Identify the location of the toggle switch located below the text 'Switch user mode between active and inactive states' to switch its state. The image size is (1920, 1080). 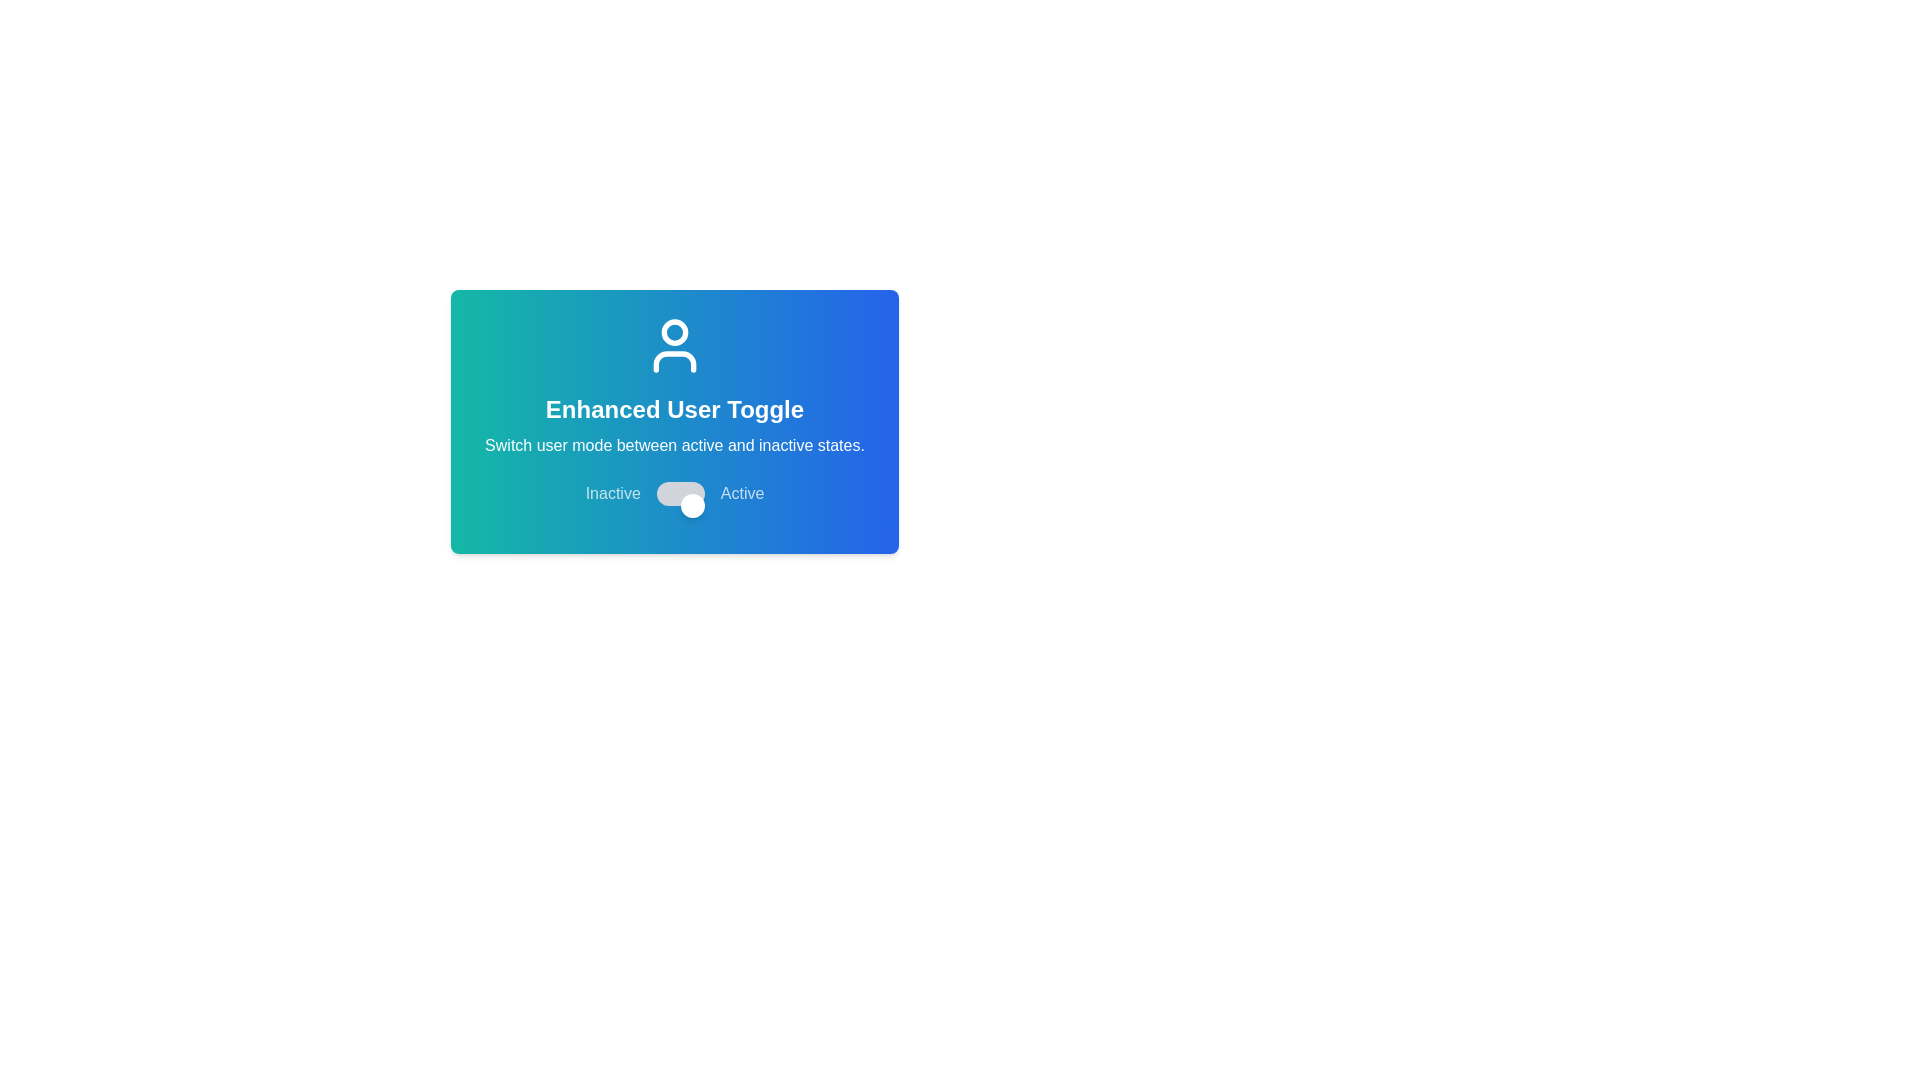
(675, 493).